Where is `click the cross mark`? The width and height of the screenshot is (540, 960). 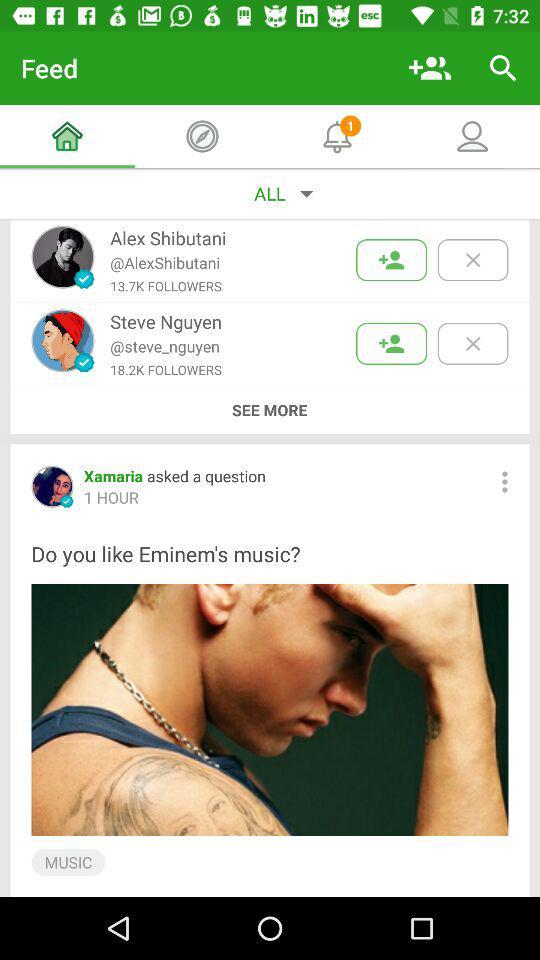
click the cross mark is located at coordinates (472, 259).